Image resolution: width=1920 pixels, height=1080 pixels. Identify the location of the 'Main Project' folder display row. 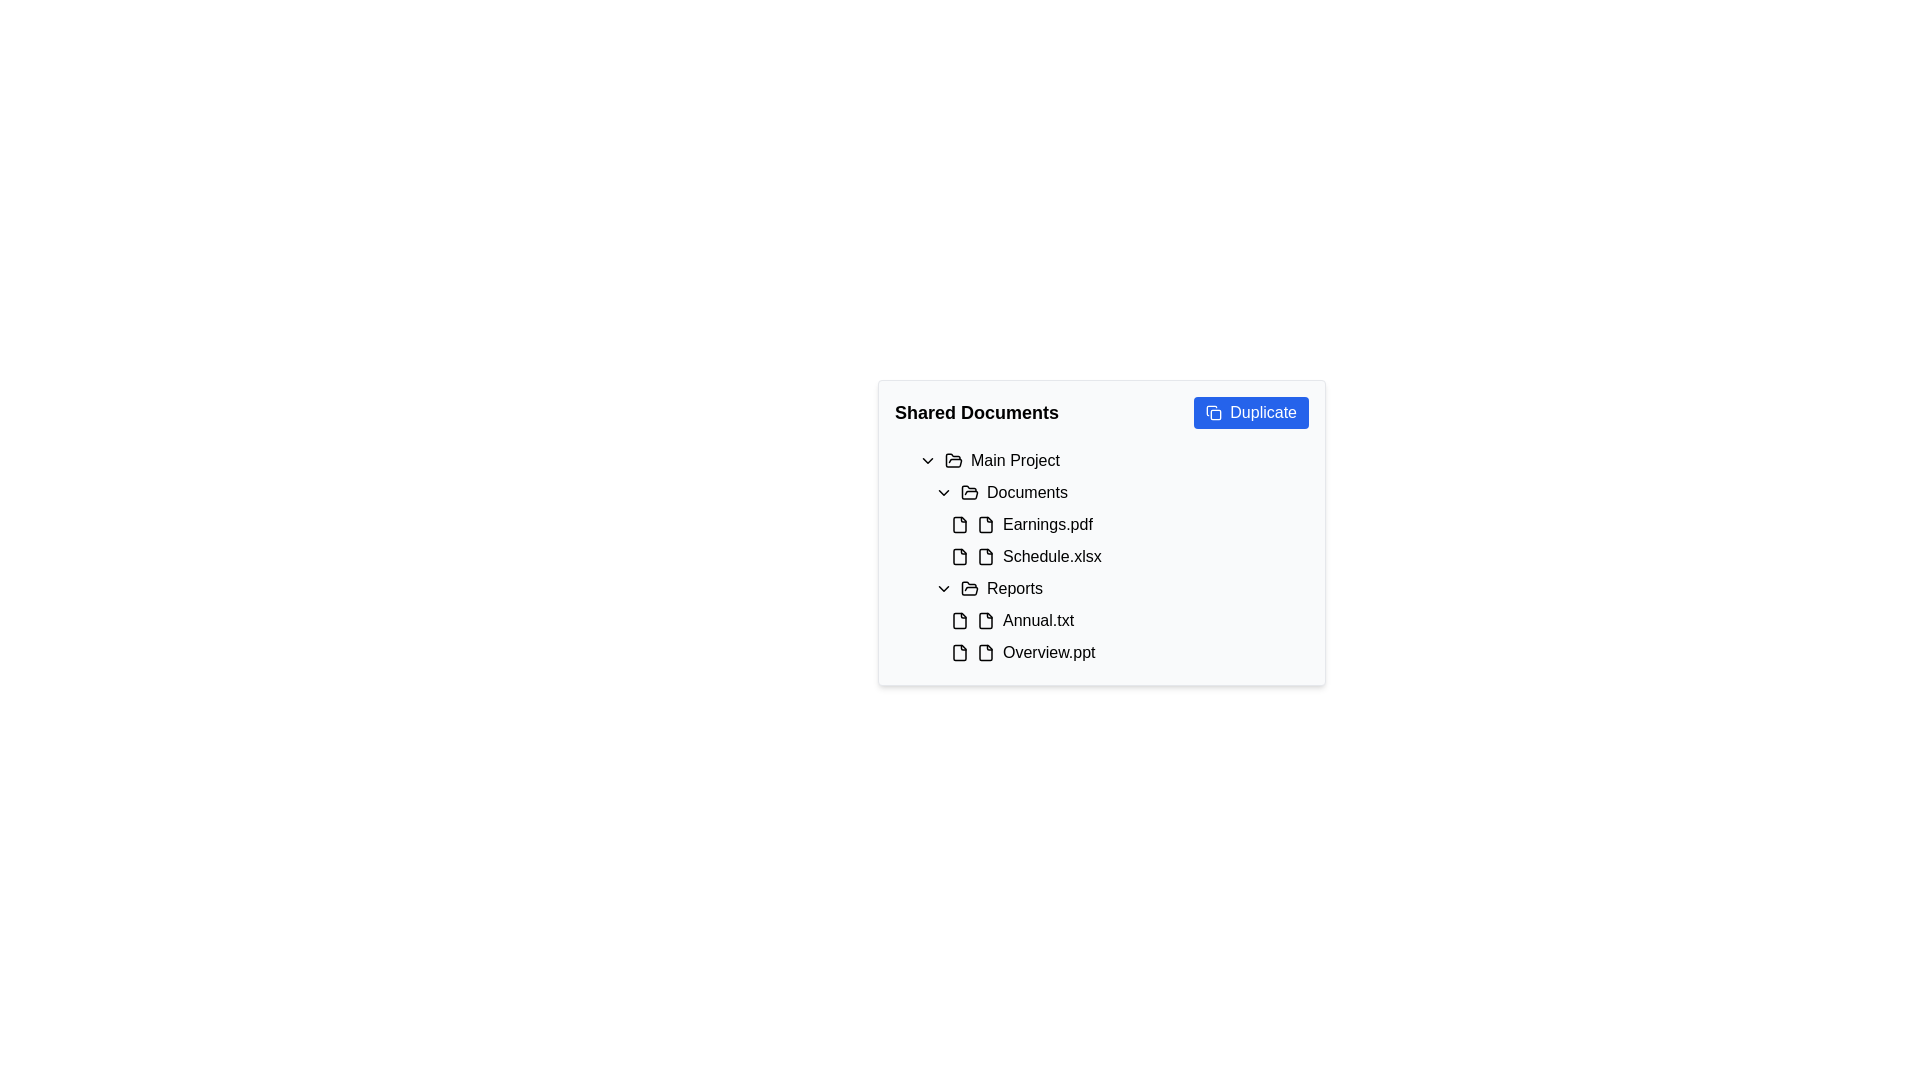
(1108, 461).